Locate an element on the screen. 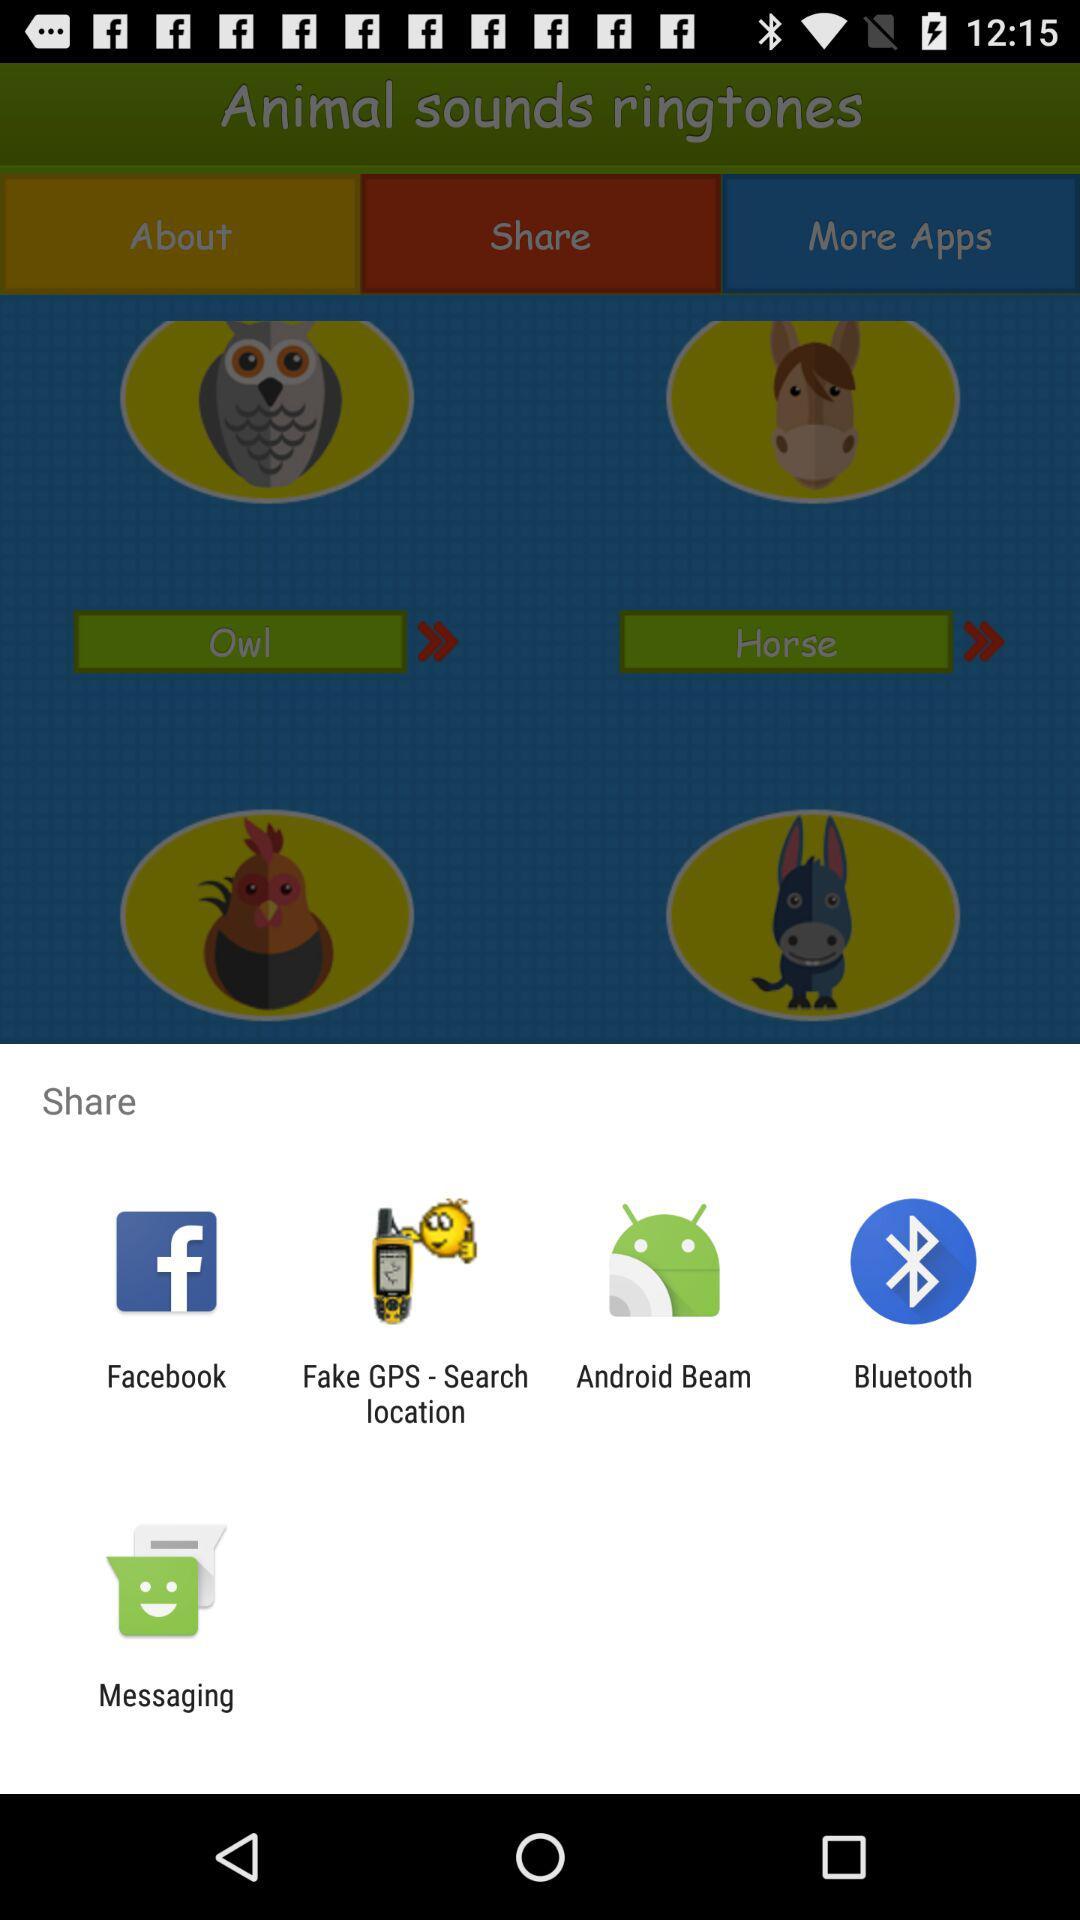  item to the left of android beam item is located at coordinates (414, 1392).